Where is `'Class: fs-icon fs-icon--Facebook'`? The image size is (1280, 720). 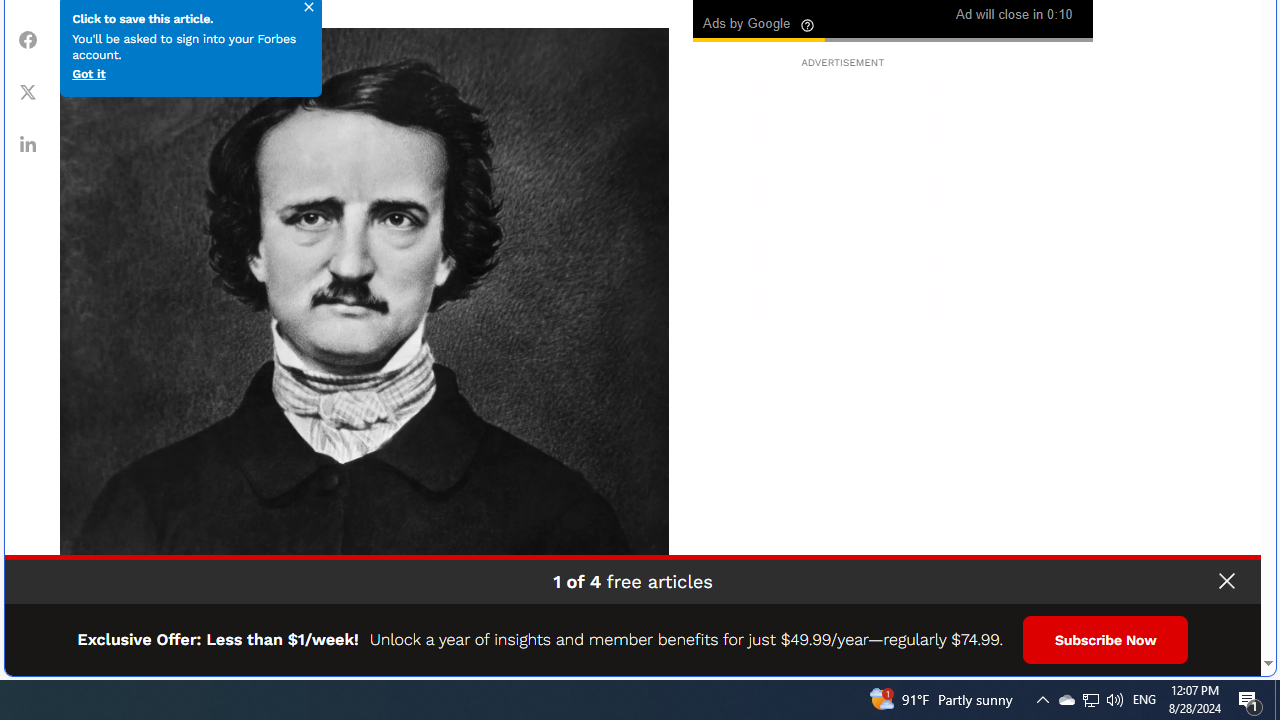 'Class: fs-icon fs-icon--Facebook' is located at coordinates (28, 39).